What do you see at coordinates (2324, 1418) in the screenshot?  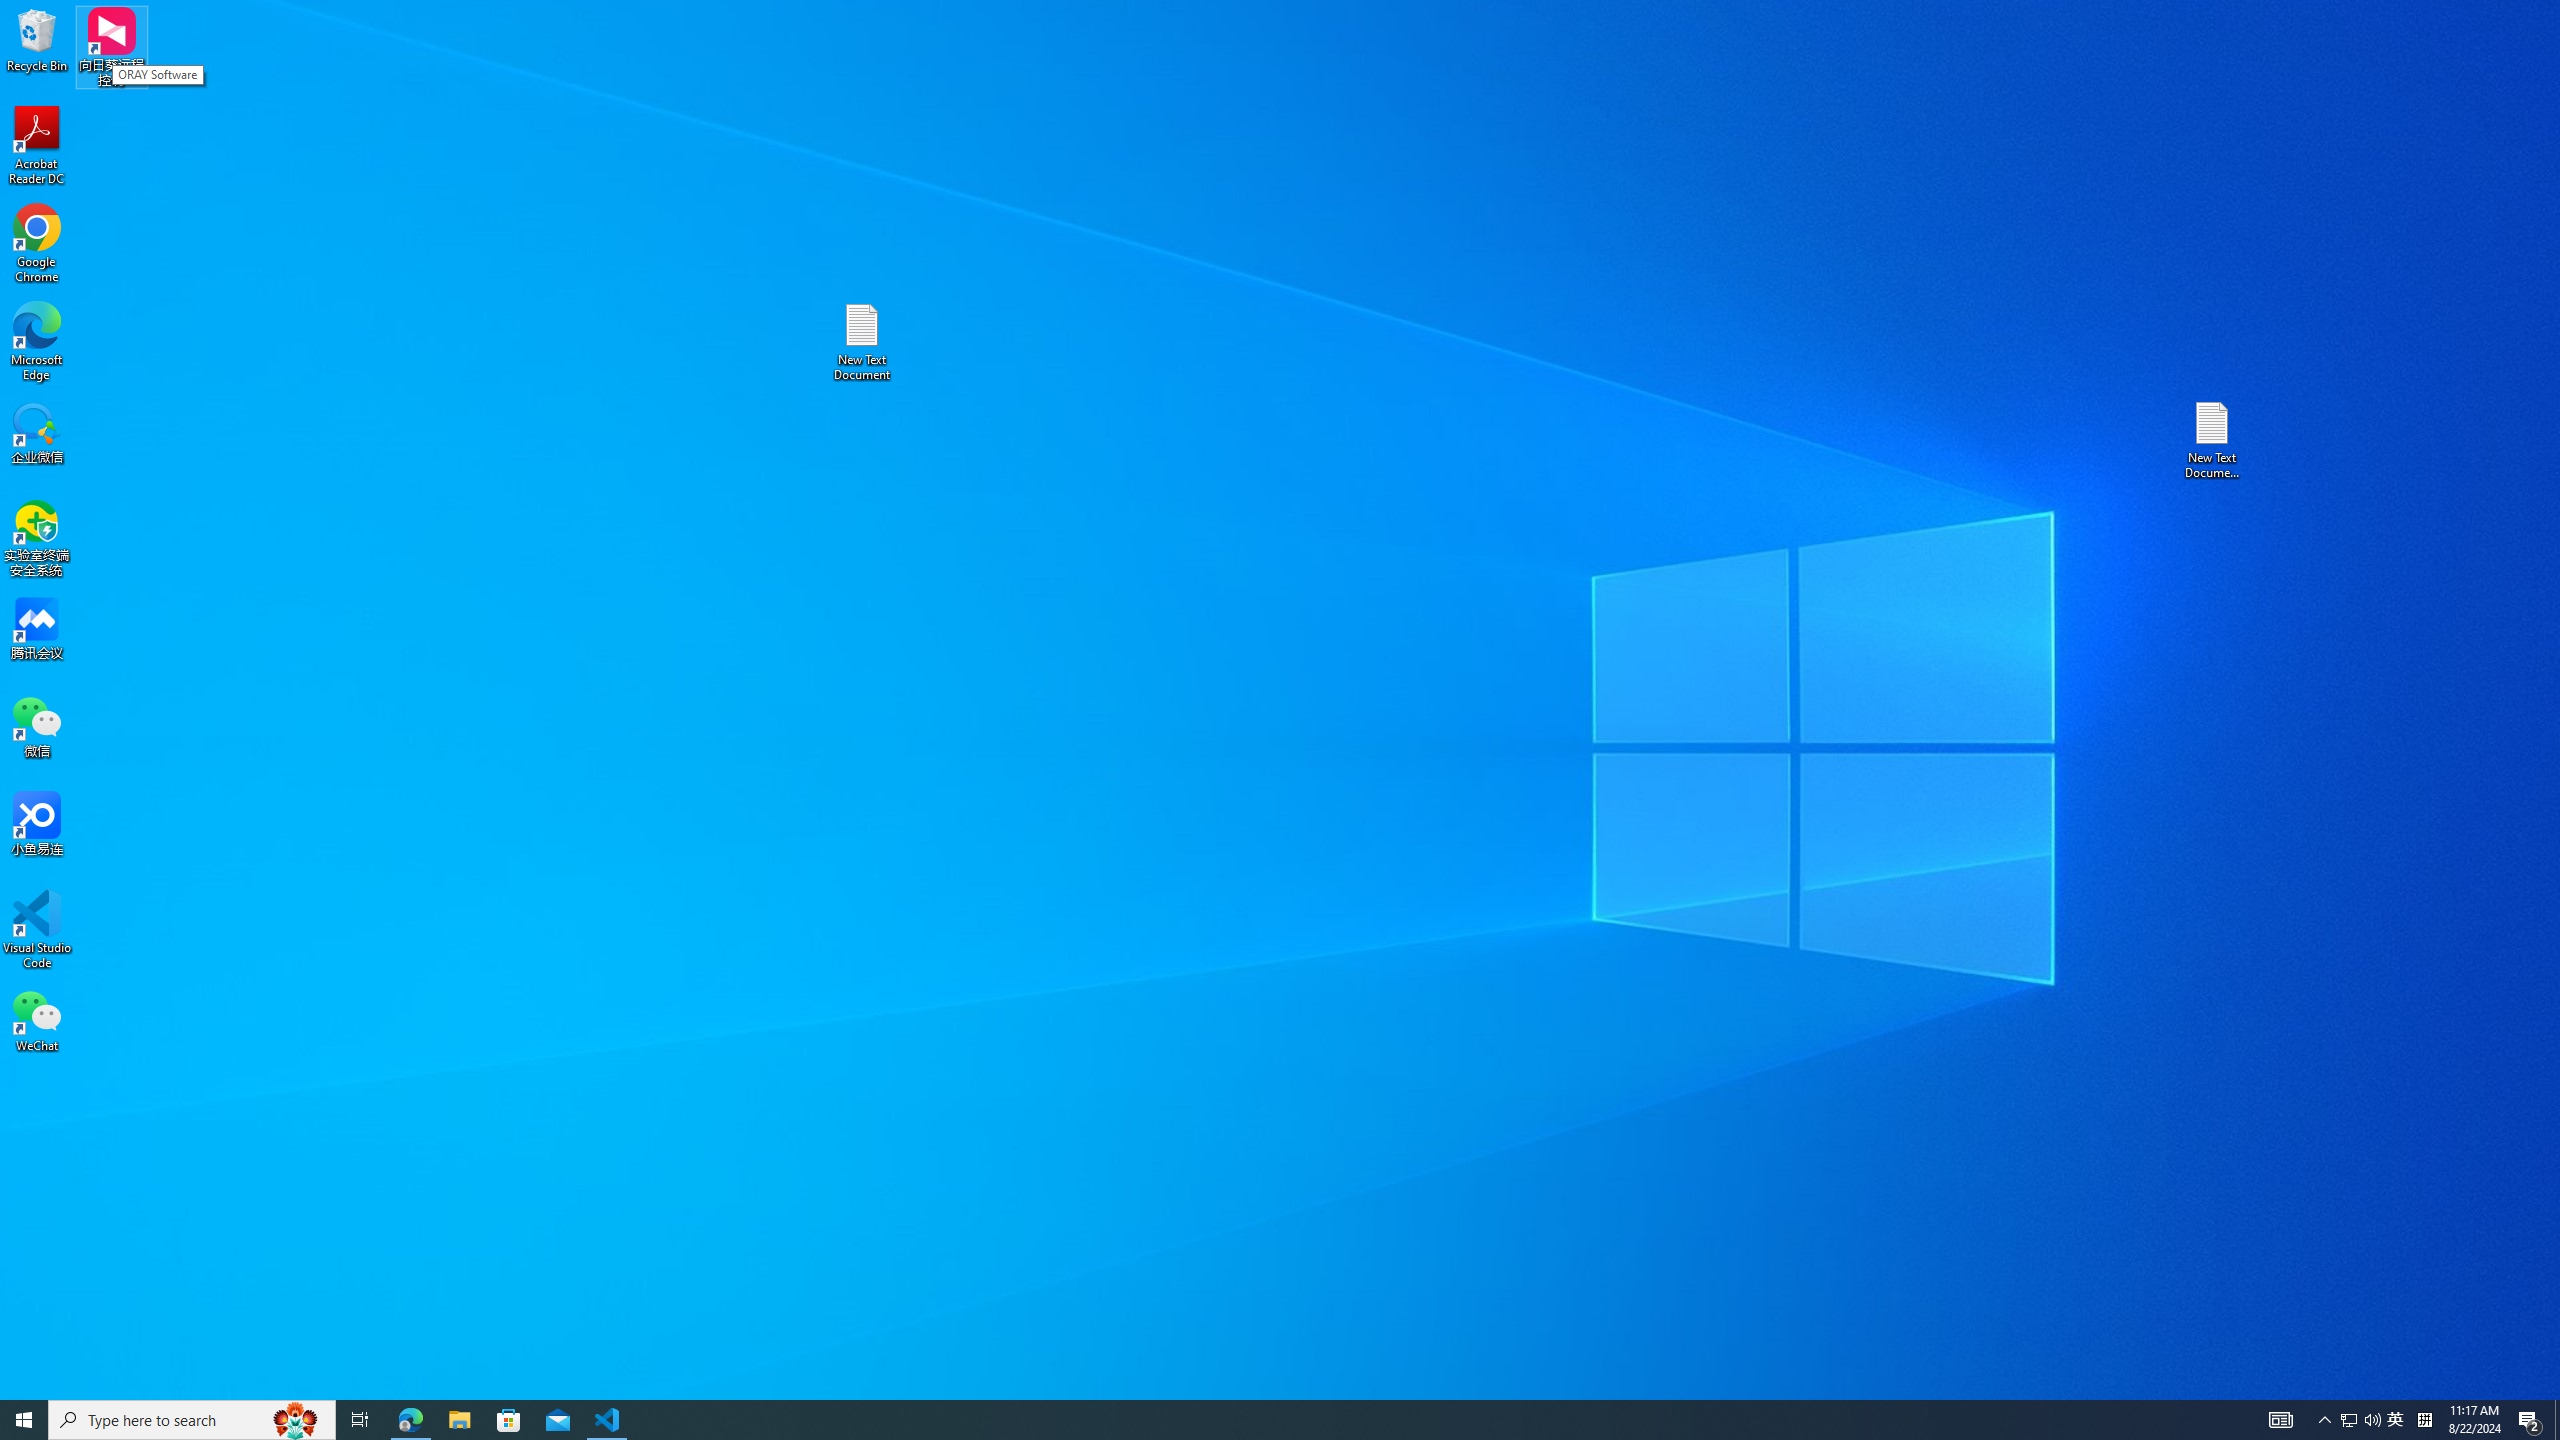 I see `'Notification Chevron'` at bounding box center [2324, 1418].